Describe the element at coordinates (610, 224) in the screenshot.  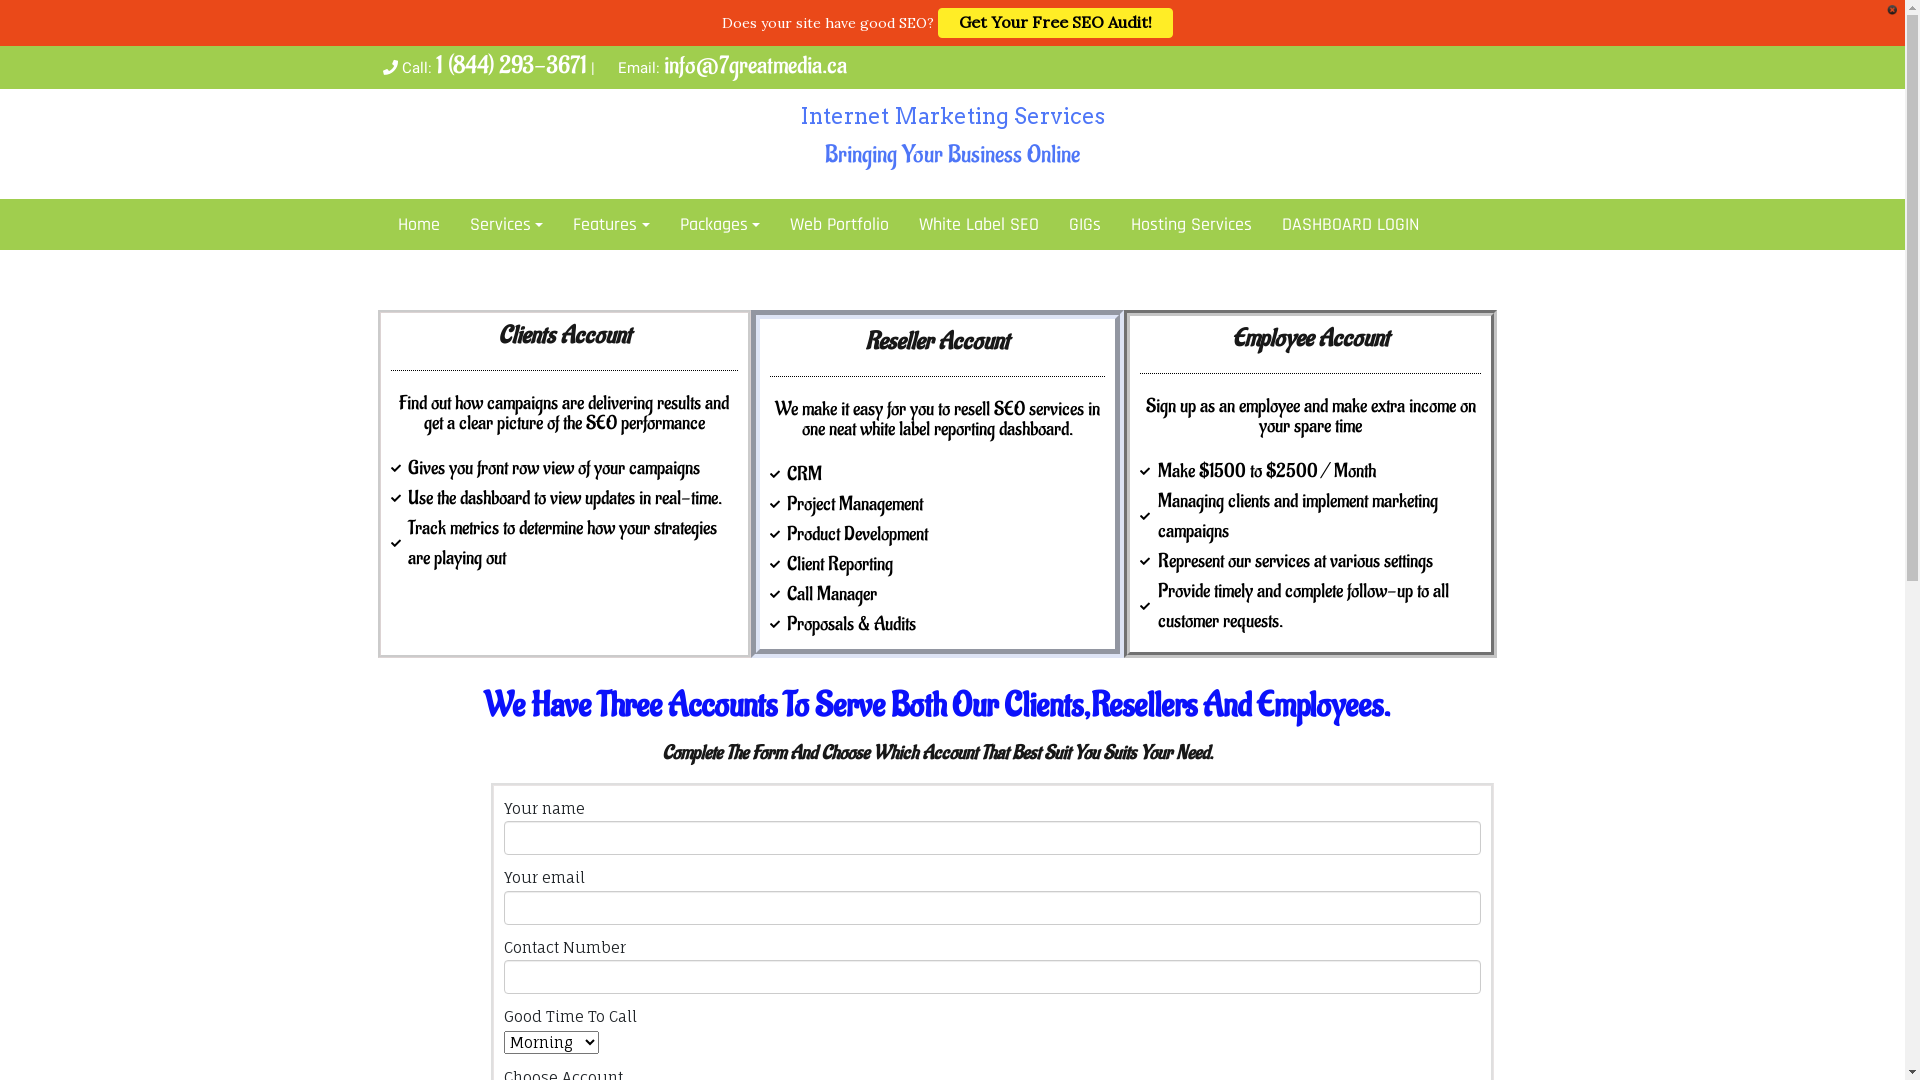
I see `'Features'` at that location.